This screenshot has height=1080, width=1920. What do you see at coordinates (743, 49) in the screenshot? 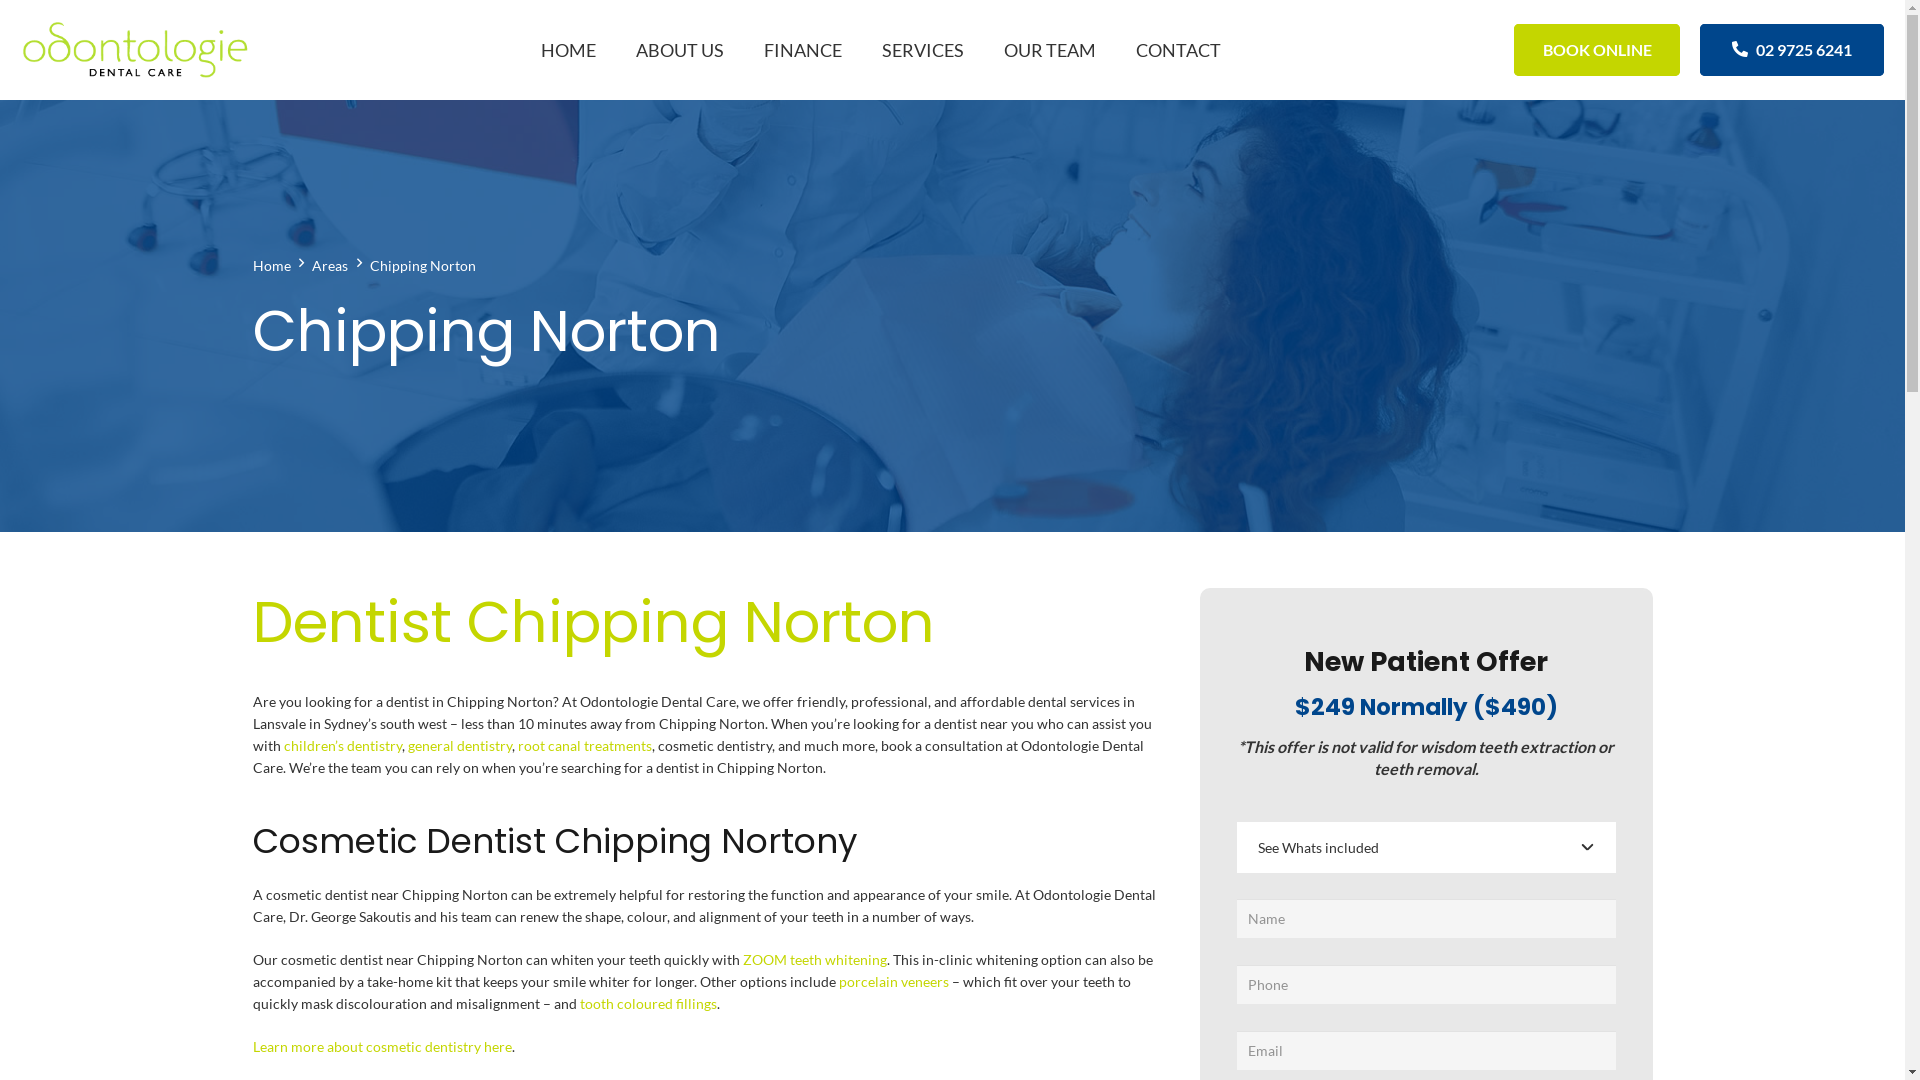
I see `'FINANCE'` at bounding box center [743, 49].